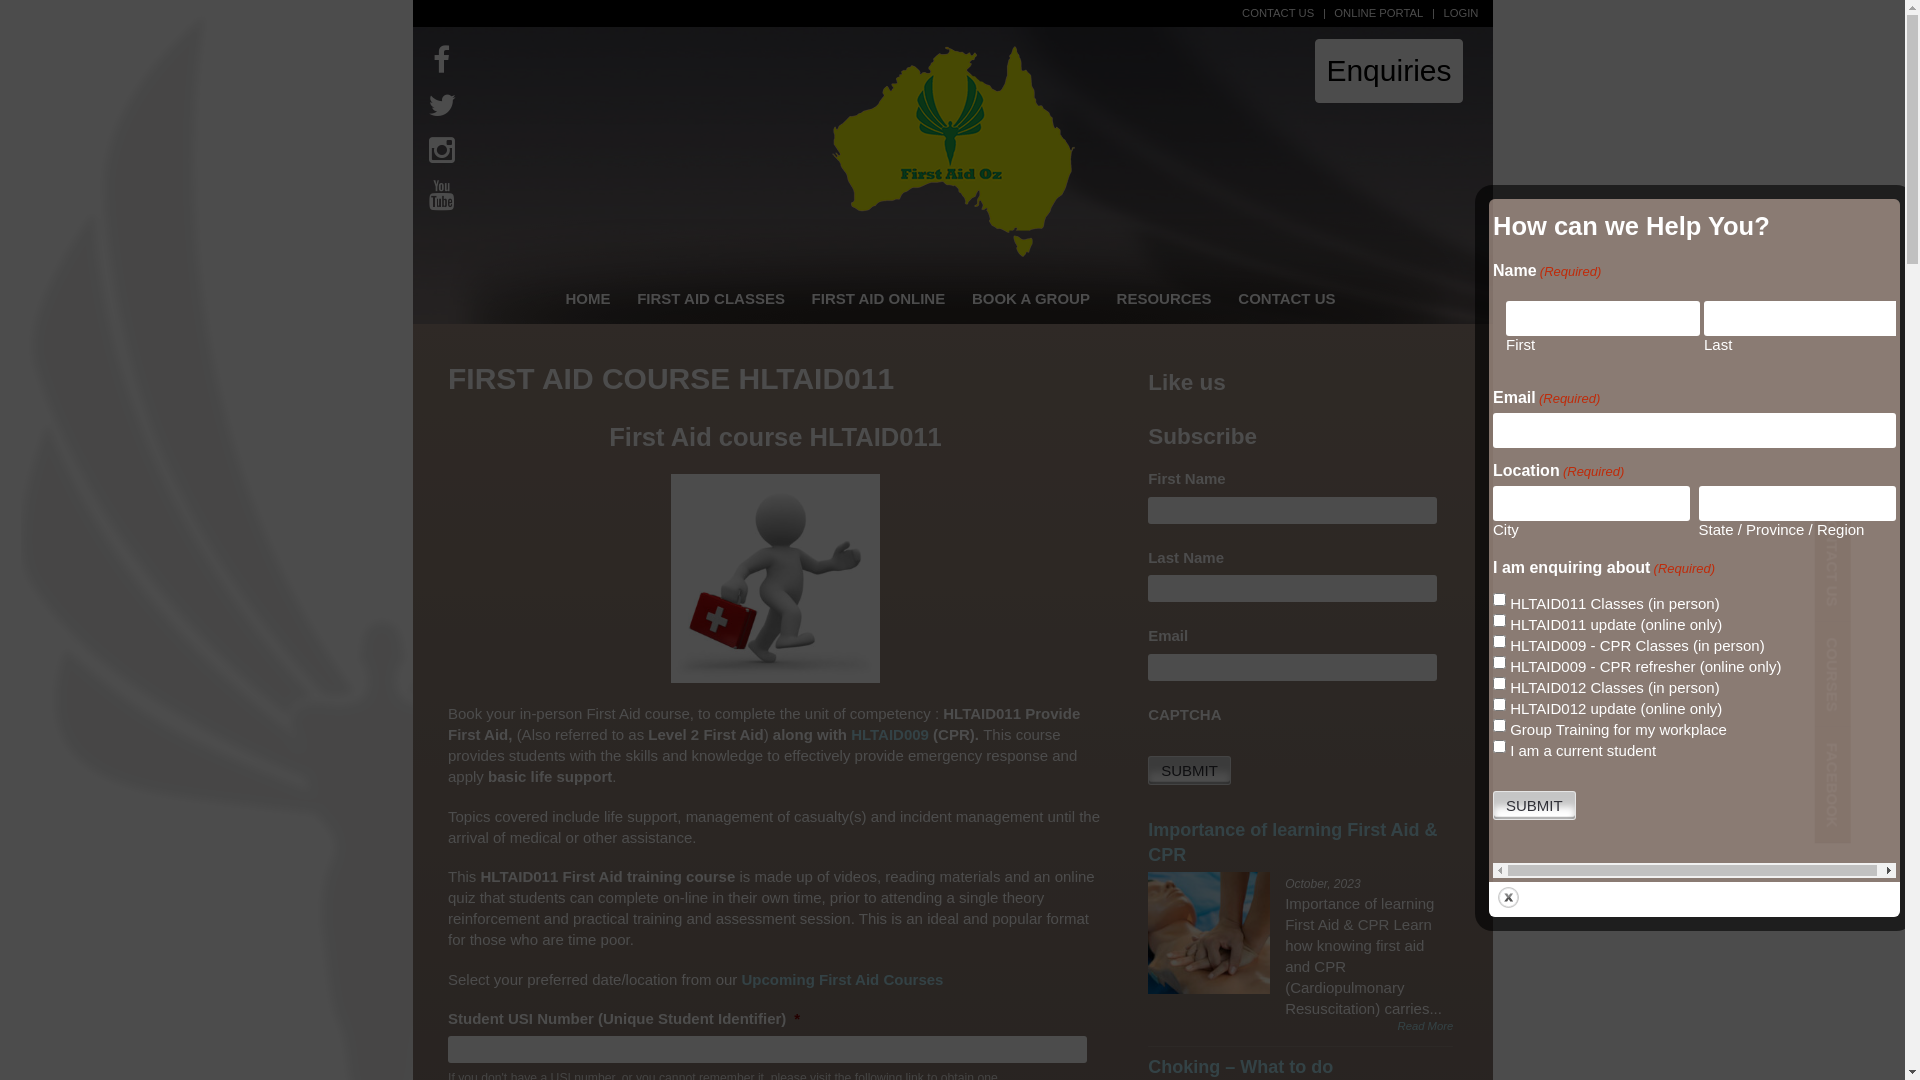  Describe the element at coordinates (1456, 12) in the screenshot. I see `'LOGIN'` at that location.